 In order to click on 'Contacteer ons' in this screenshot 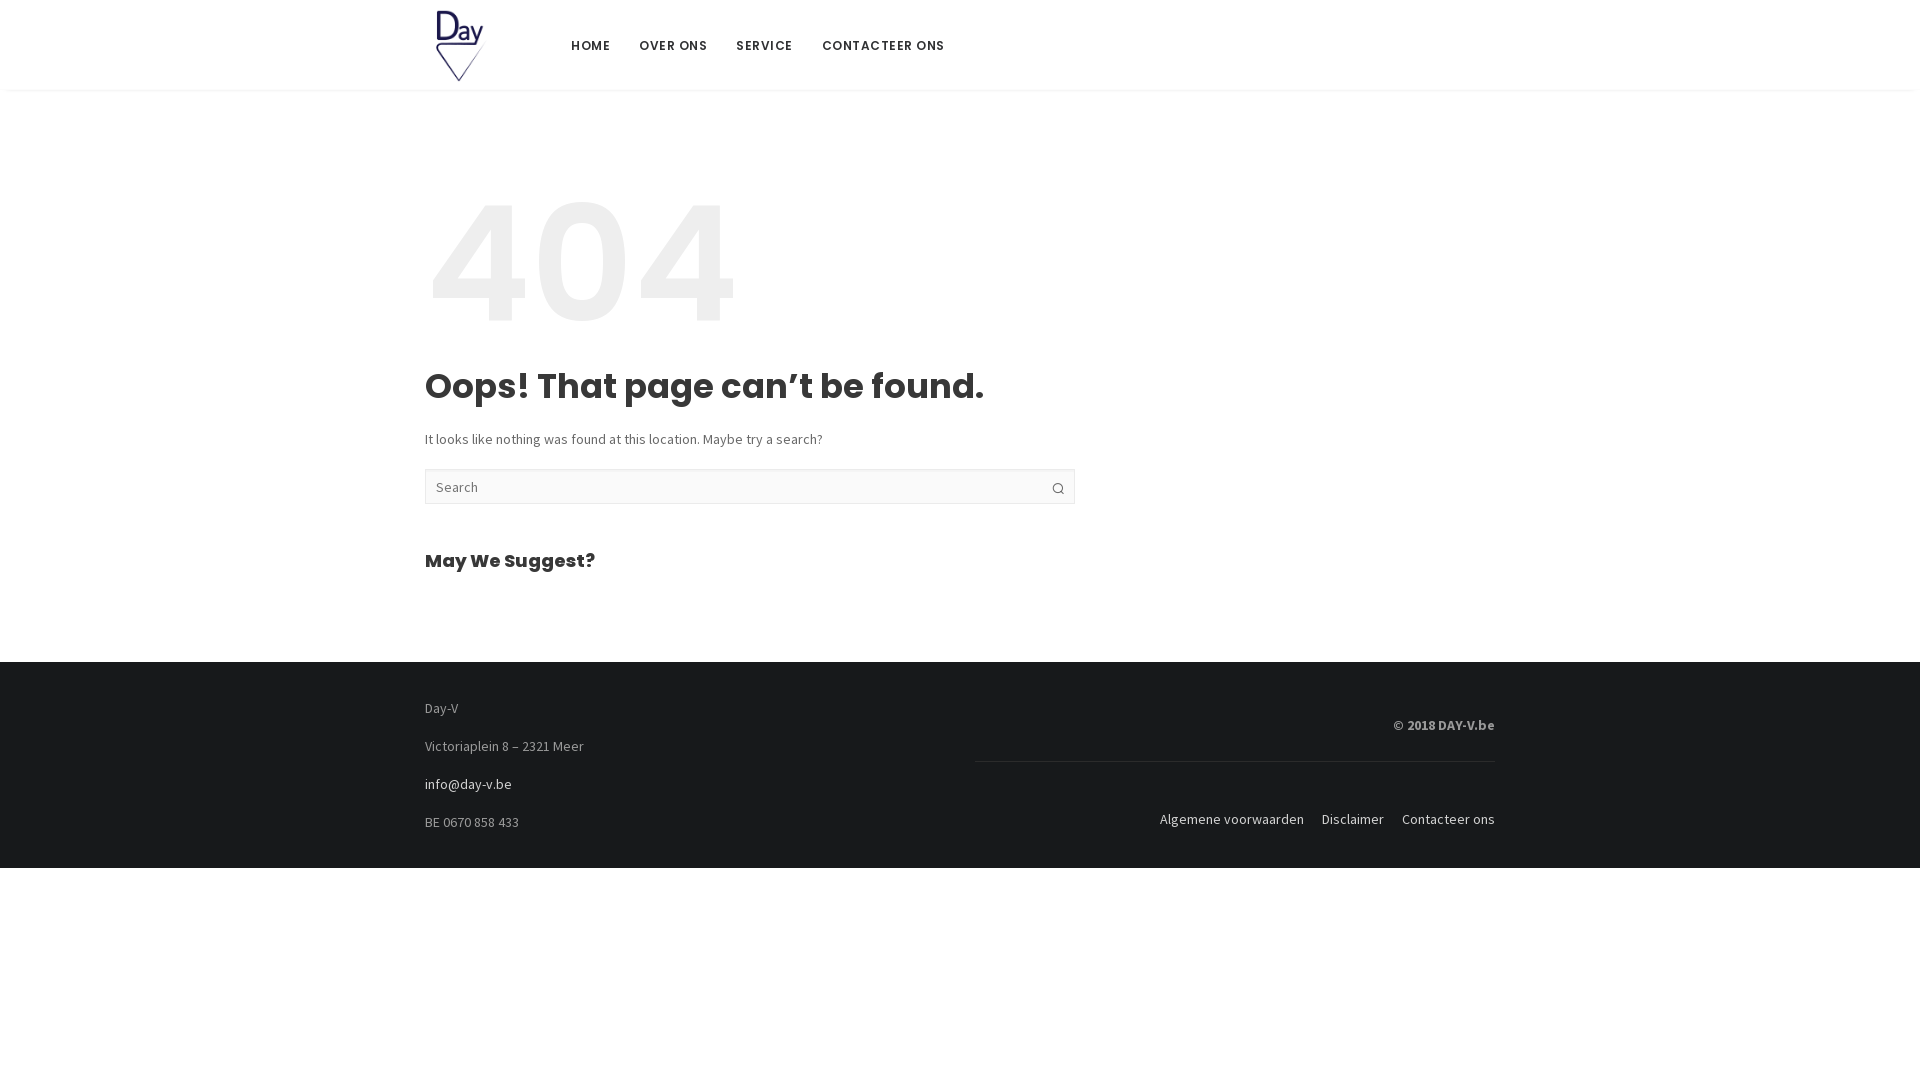, I will do `click(1386, 818)`.